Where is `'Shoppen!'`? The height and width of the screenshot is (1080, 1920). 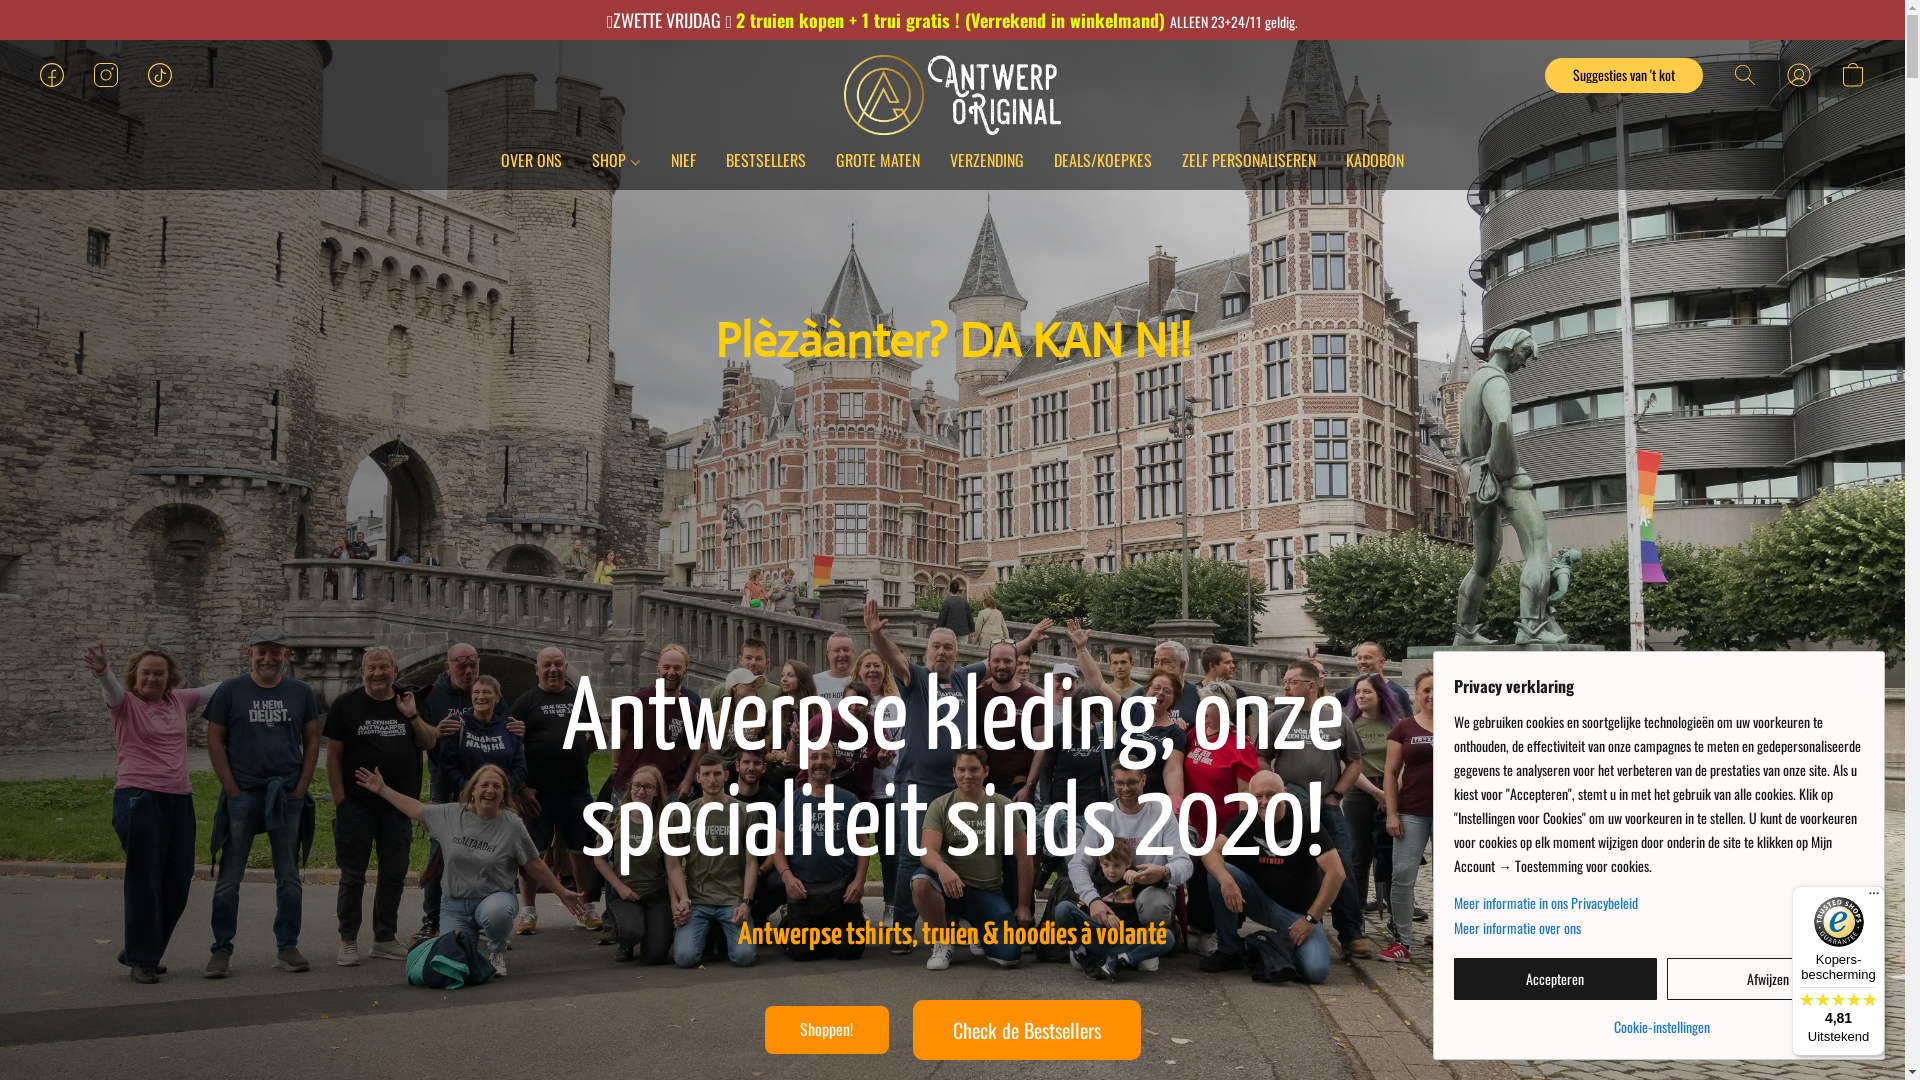 'Shoppen!' is located at coordinates (825, 1029).